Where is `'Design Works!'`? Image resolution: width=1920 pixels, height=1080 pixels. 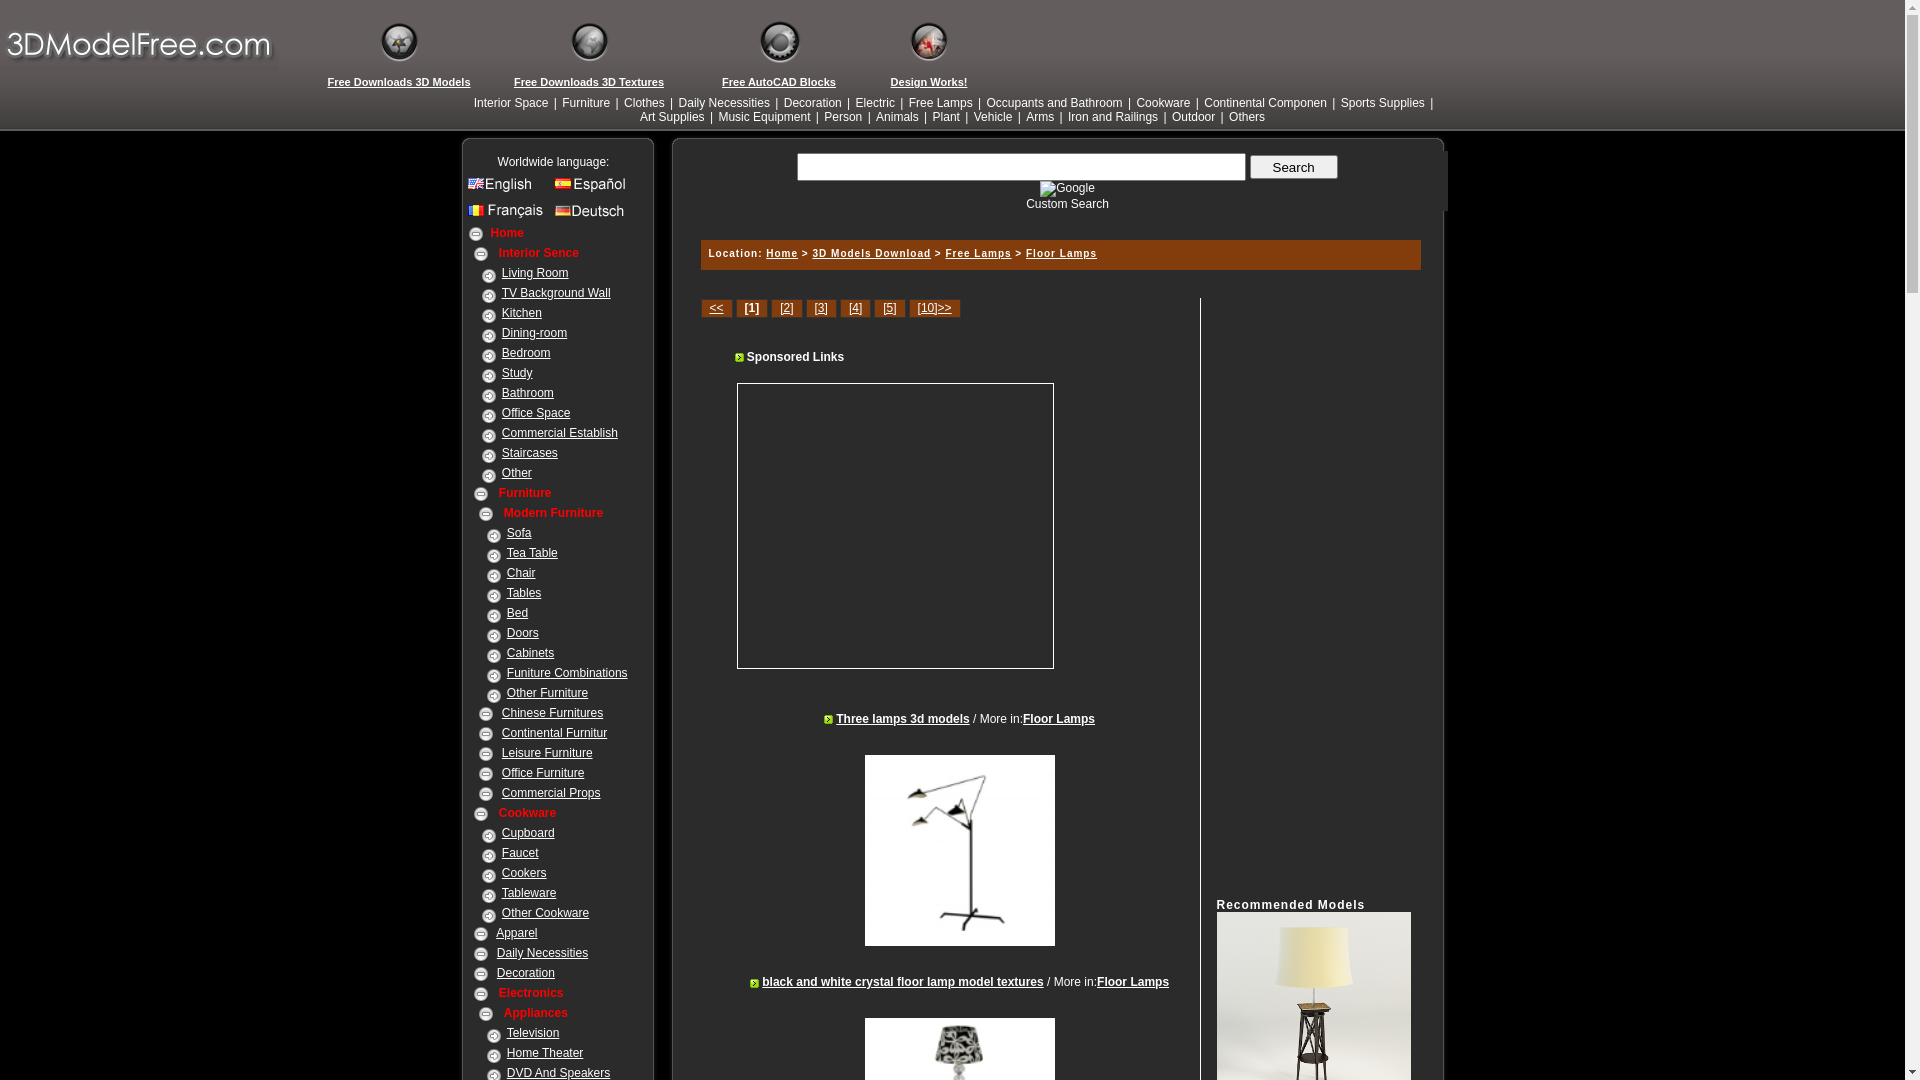
'Design Works!' is located at coordinates (928, 80).